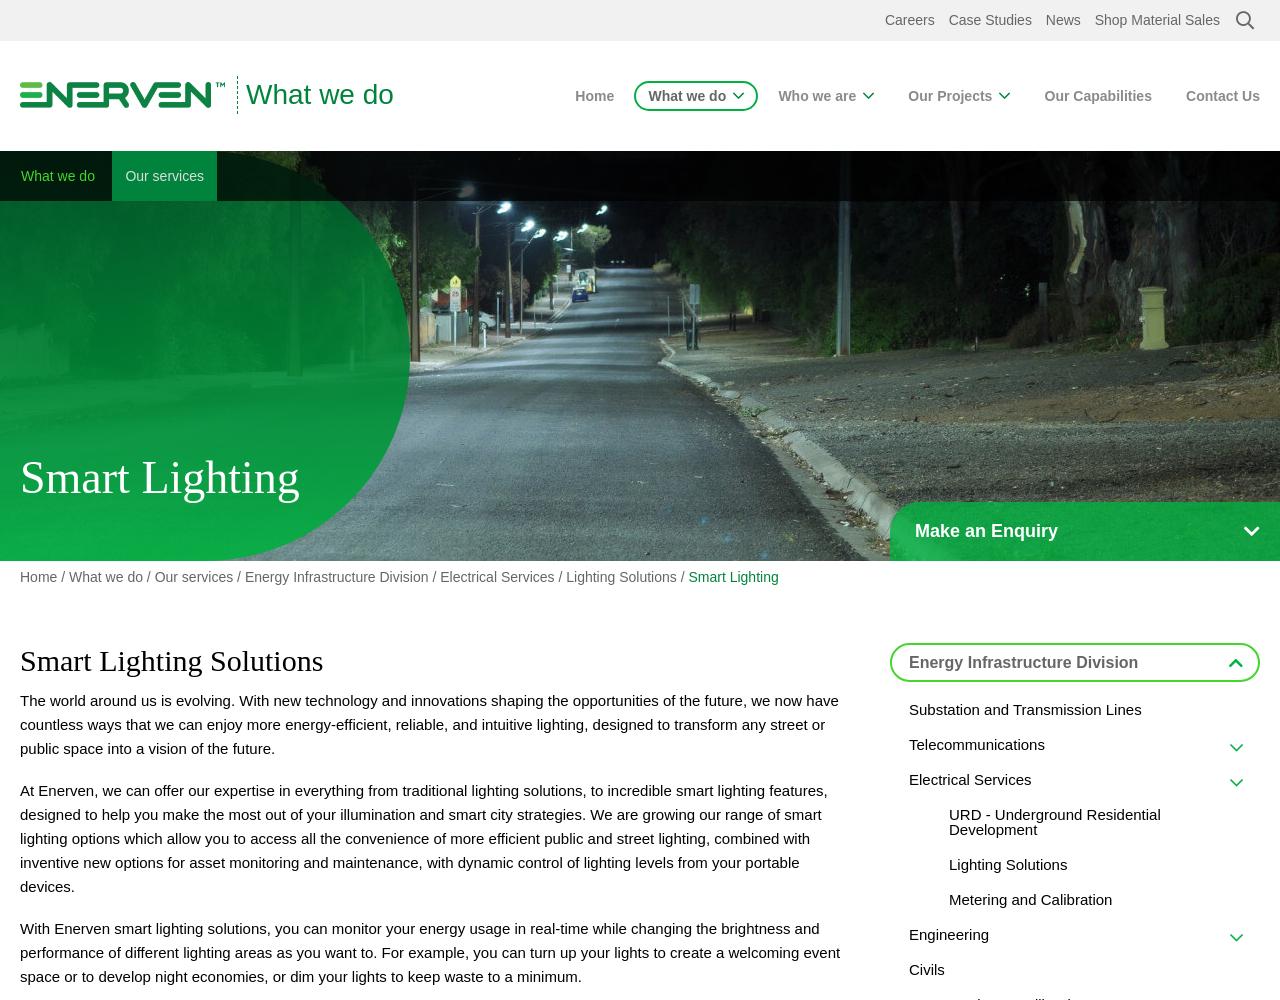  Describe the element at coordinates (947, 934) in the screenshot. I see `'Engineering'` at that location.